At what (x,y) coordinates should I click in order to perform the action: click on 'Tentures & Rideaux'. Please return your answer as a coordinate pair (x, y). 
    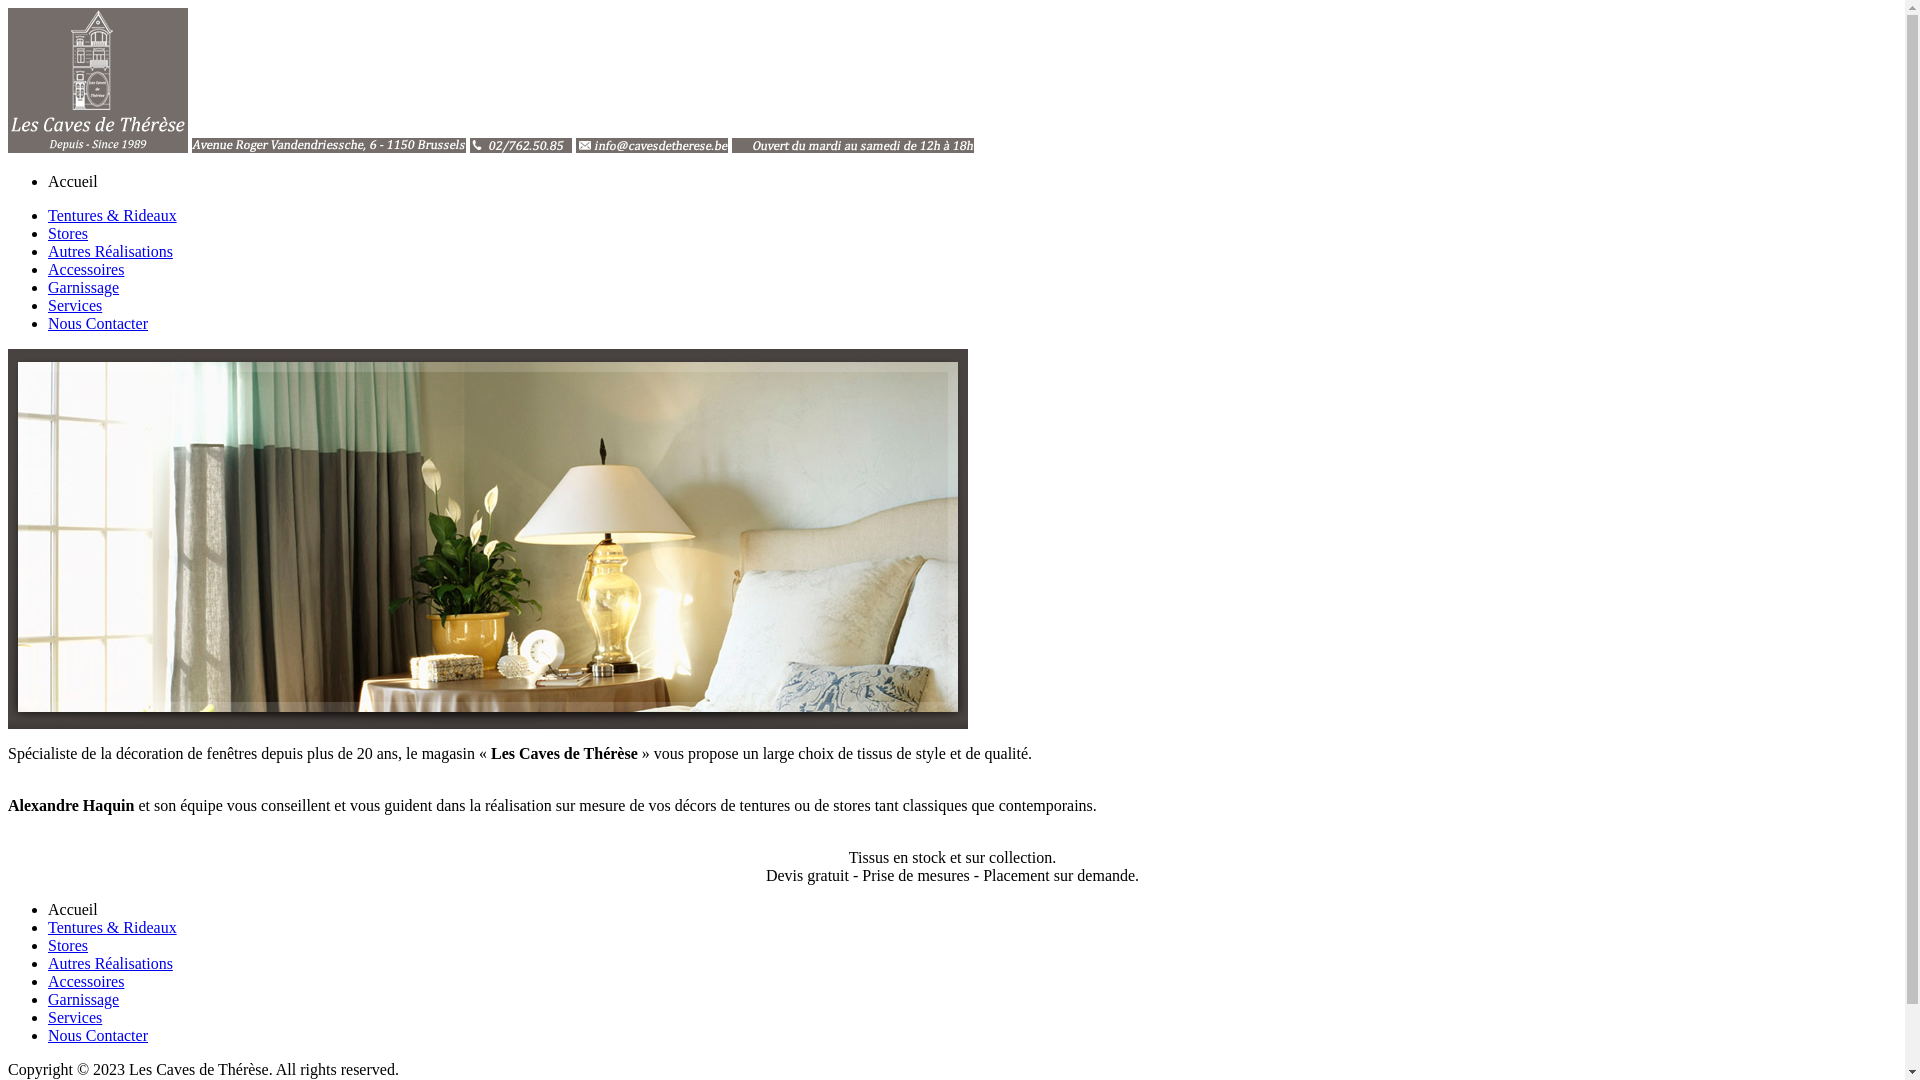
    Looking at the image, I should click on (48, 927).